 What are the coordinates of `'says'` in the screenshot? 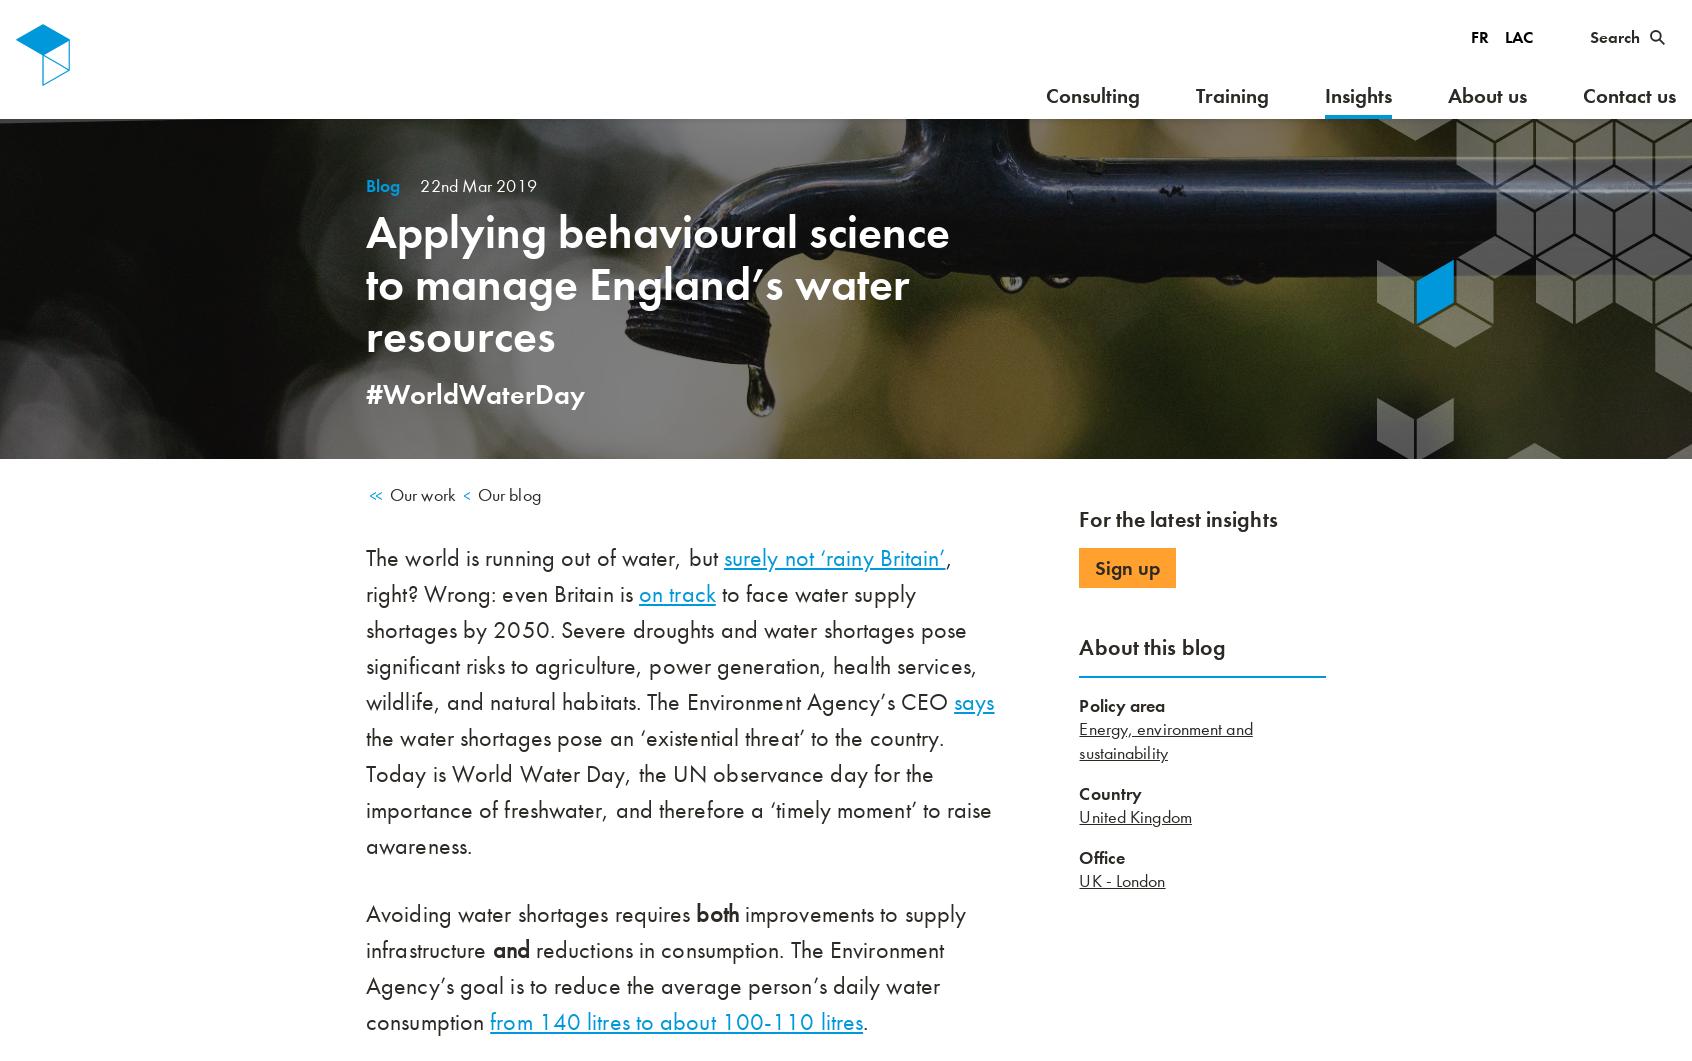 It's located at (953, 700).